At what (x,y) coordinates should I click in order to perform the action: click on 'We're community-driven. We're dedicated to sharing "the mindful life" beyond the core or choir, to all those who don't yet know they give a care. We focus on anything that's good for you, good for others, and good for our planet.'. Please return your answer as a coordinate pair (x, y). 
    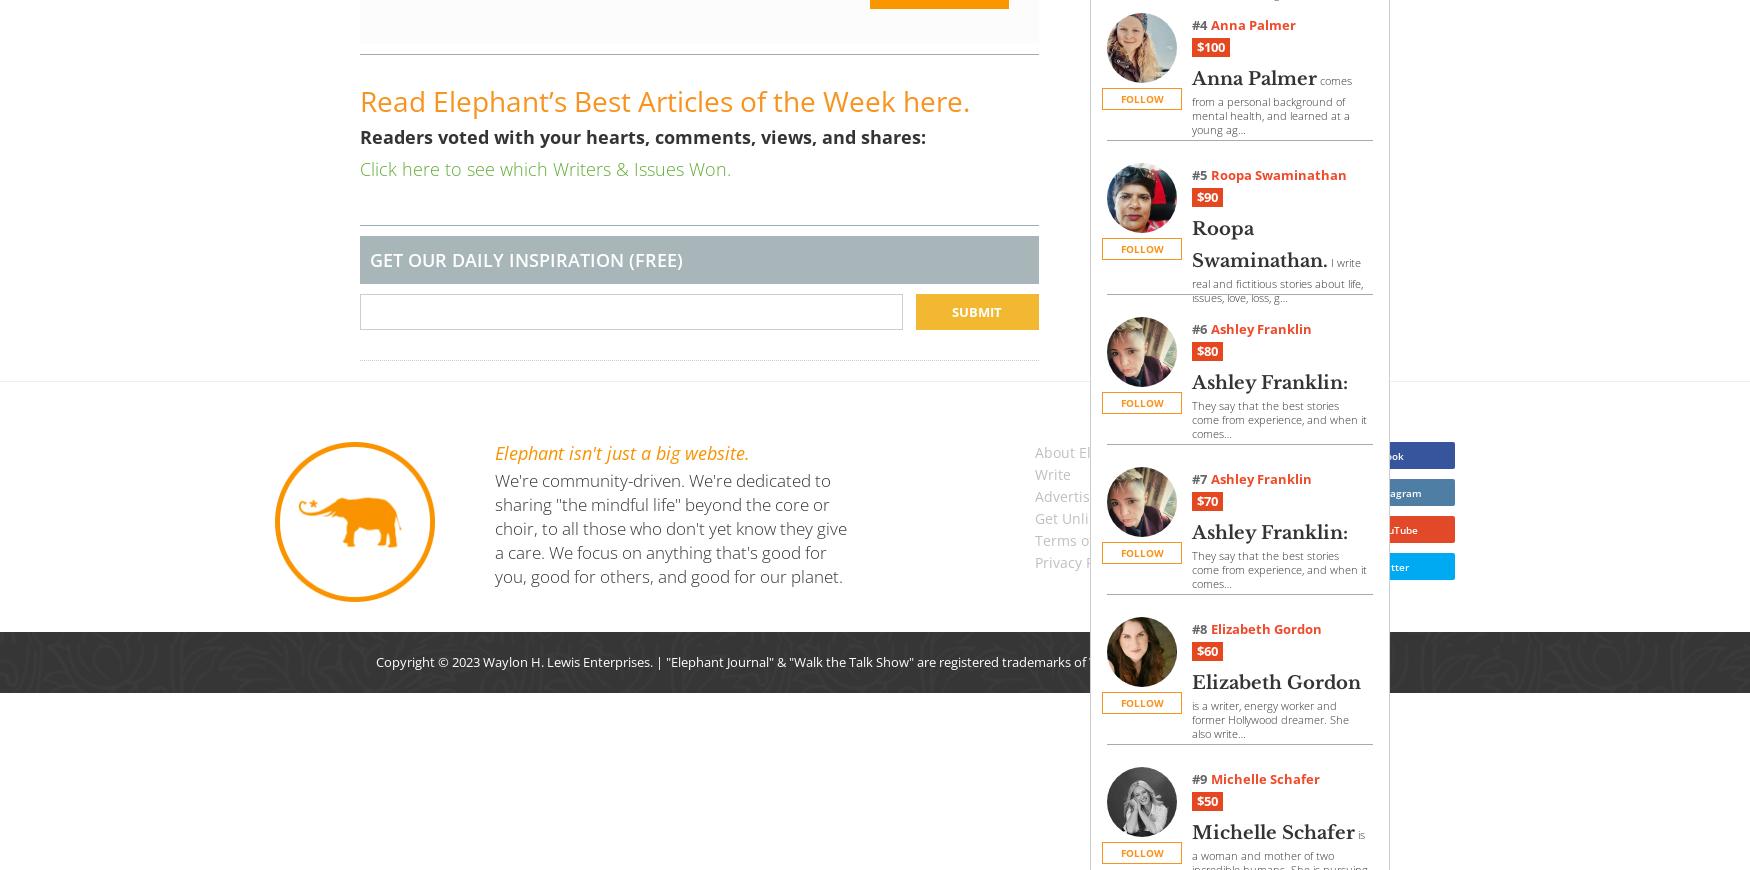
    Looking at the image, I should click on (669, 527).